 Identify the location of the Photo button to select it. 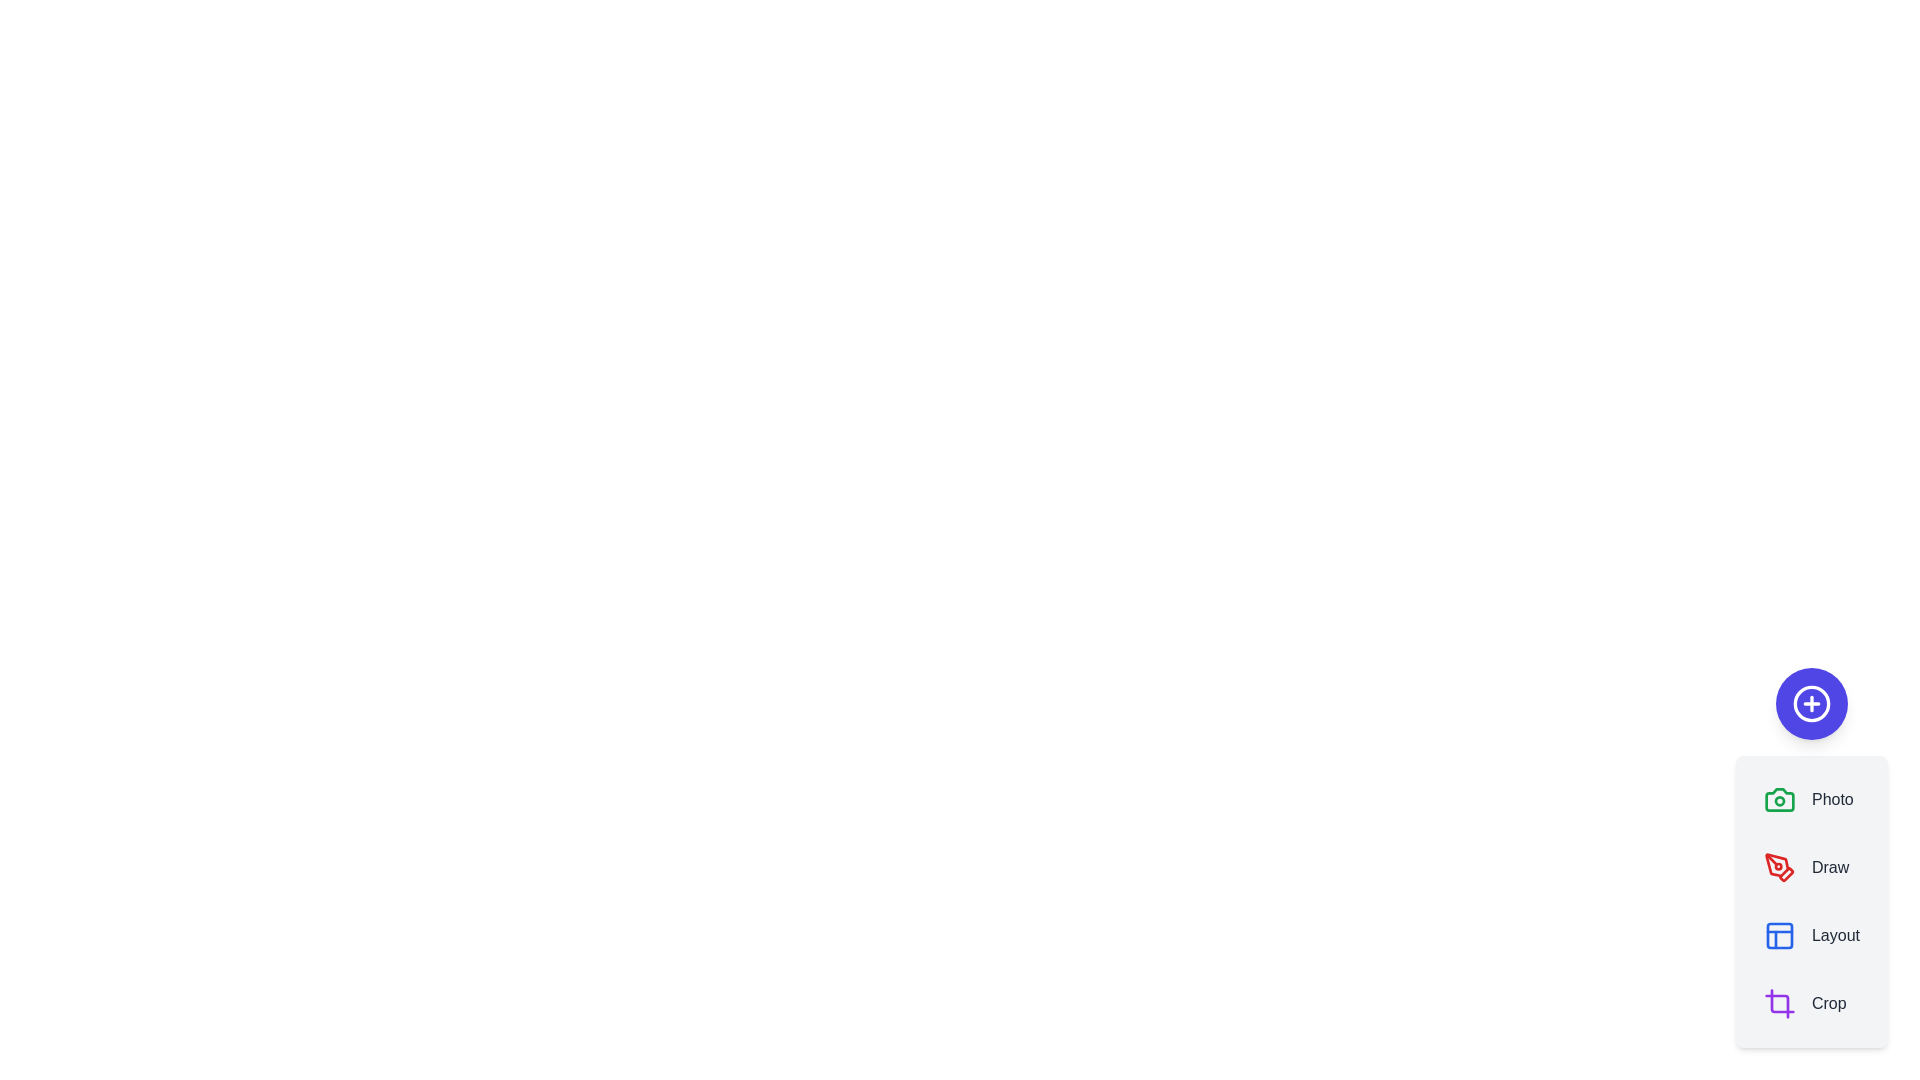
(1808, 798).